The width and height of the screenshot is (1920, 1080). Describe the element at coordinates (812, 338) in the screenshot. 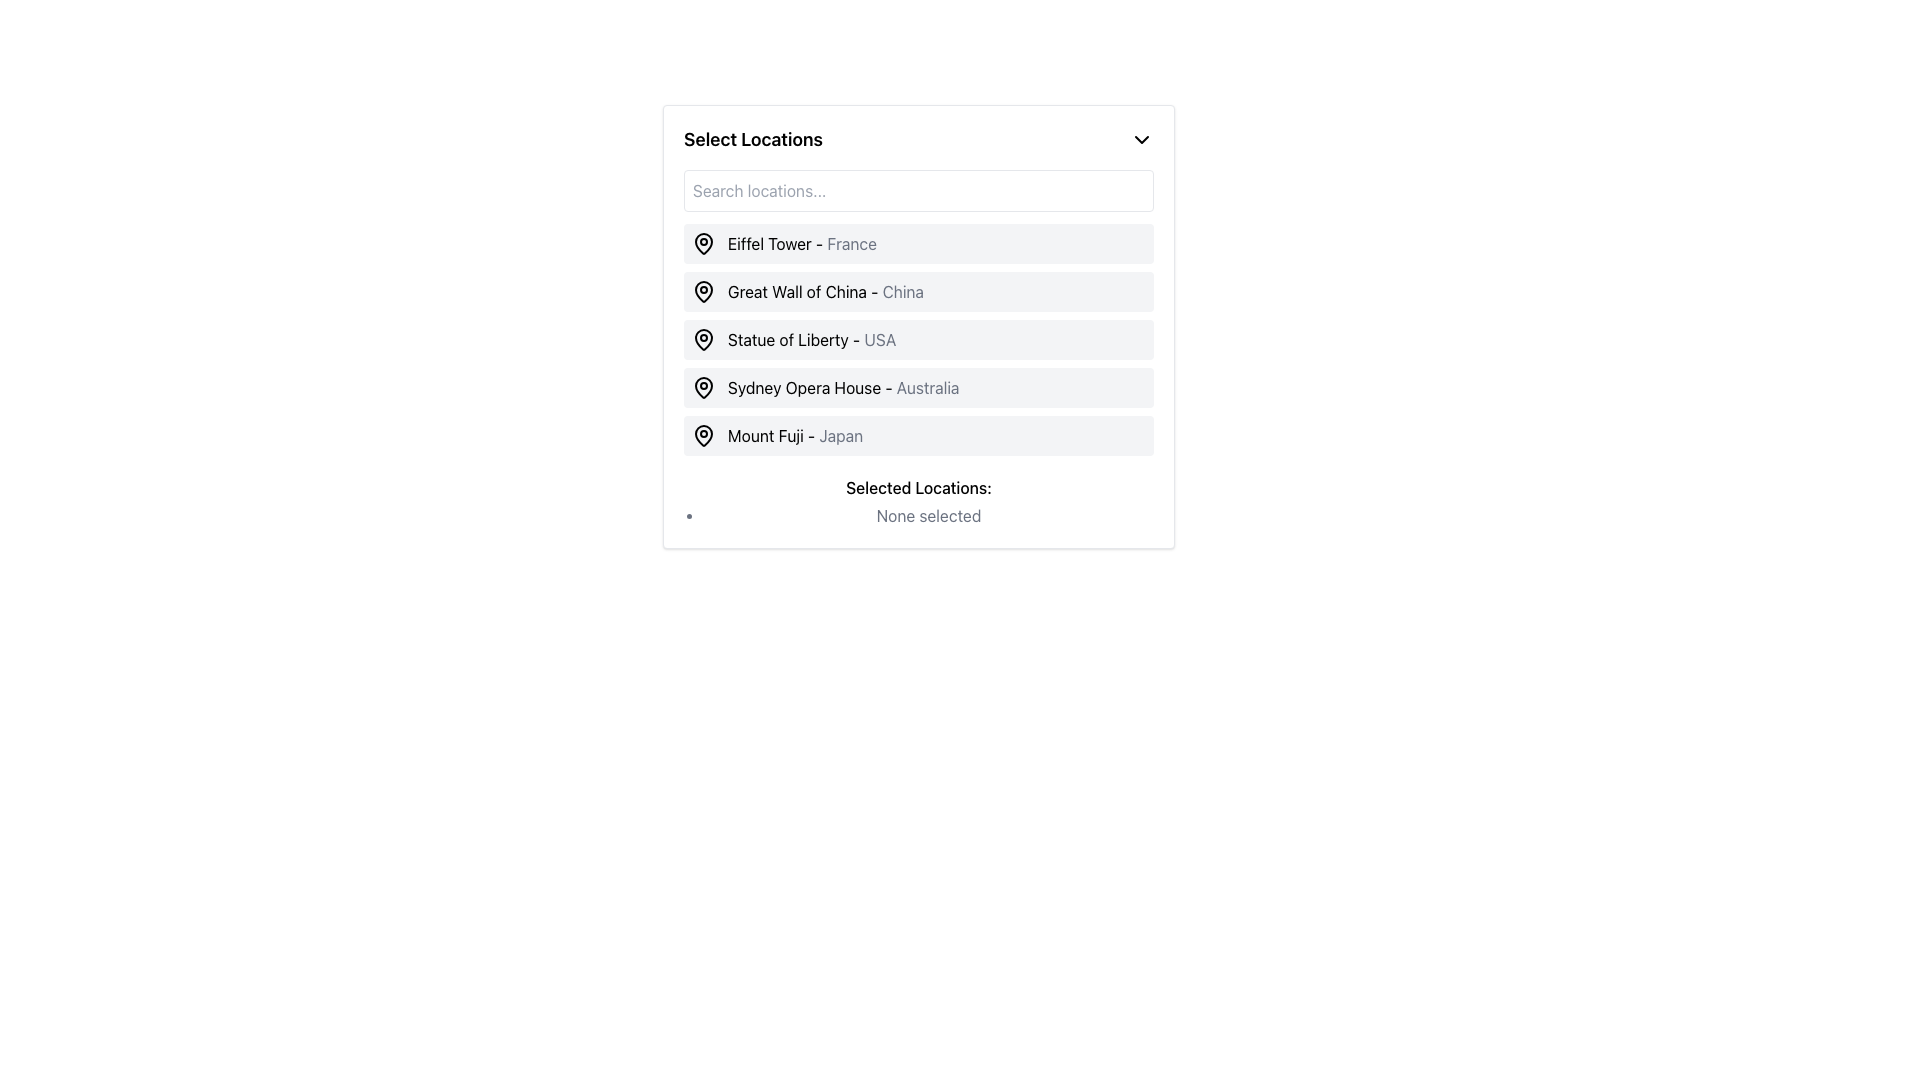

I see `text of the third item in the location selection list, which identifies 'Statue of Liberty - USA'` at that location.